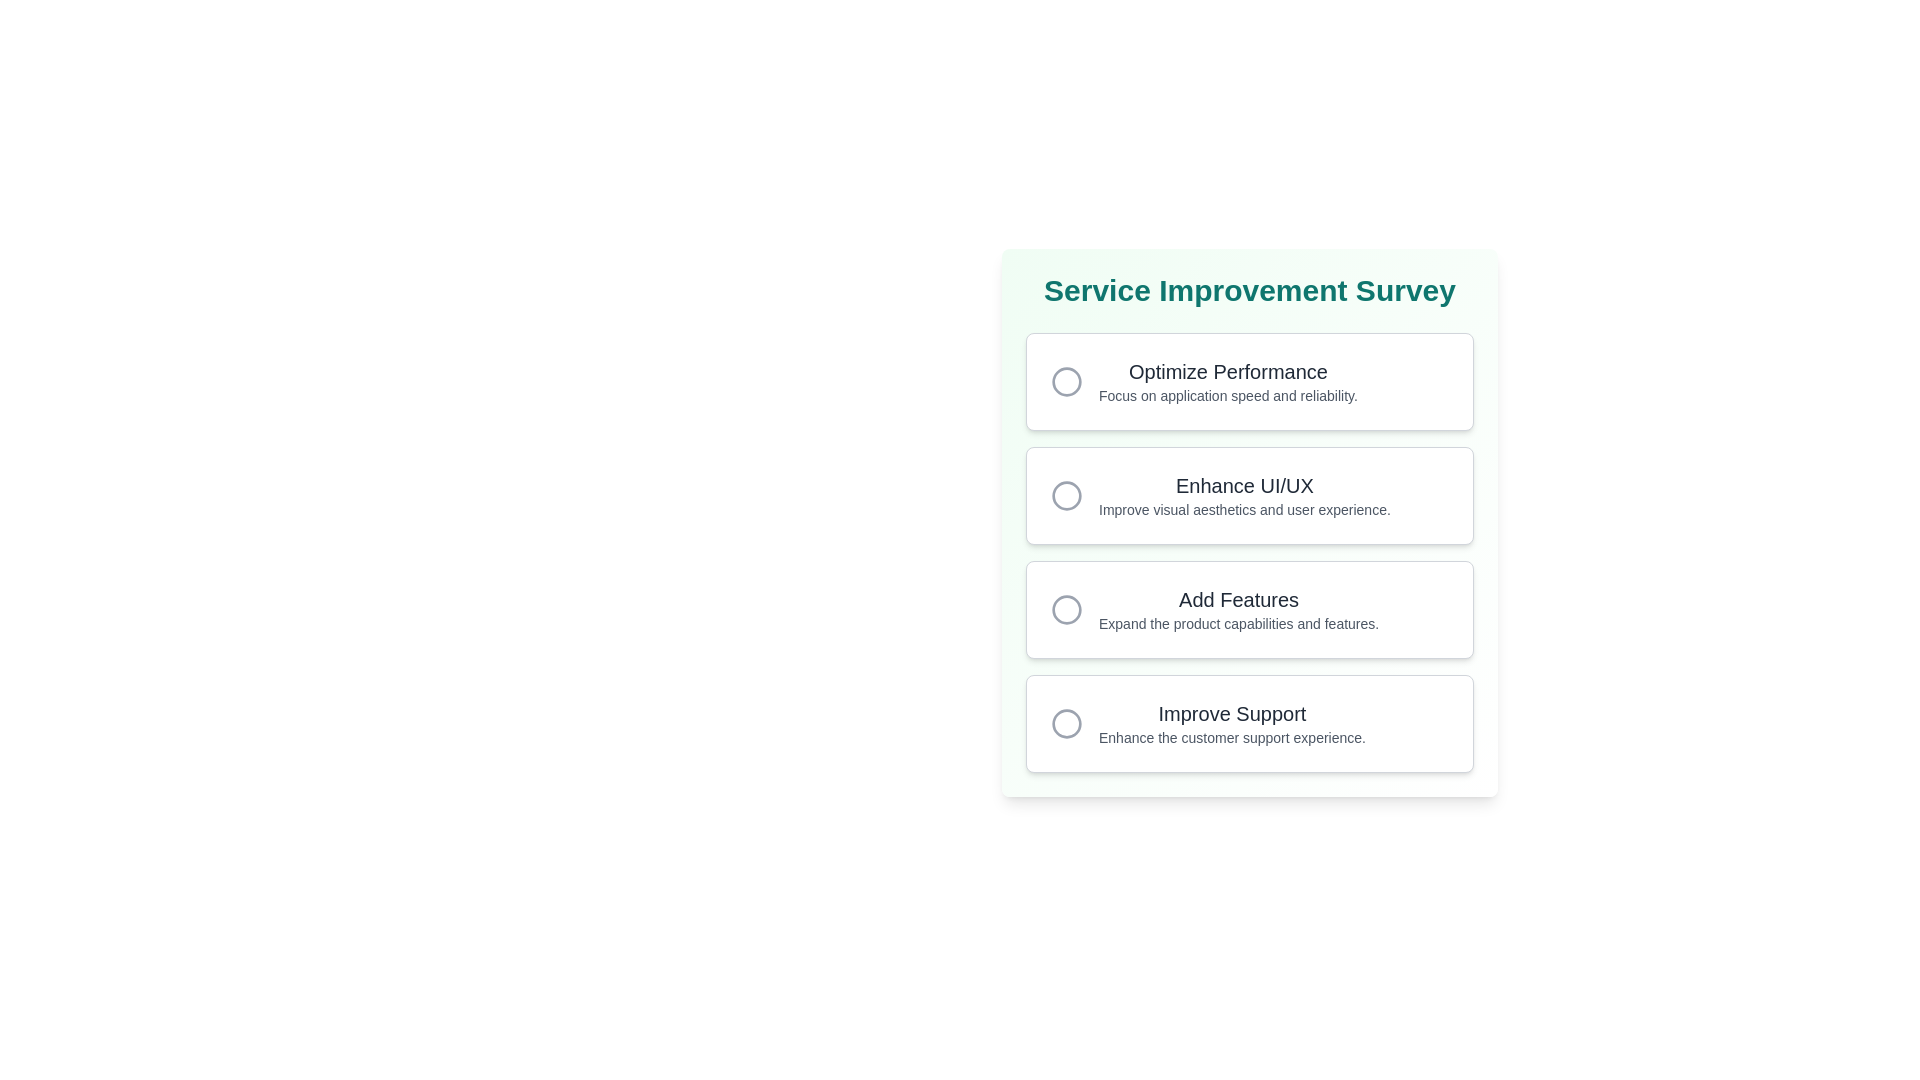 The height and width of the screenshot is (1080, 1920). Describe the element at coordinates (1231, 724) in the screenshot. I see `text content of the descriptive label located in the fourth clickable box of the 'Service Improvement Survey' section, positioned below the 'Add Features' option` at that location.